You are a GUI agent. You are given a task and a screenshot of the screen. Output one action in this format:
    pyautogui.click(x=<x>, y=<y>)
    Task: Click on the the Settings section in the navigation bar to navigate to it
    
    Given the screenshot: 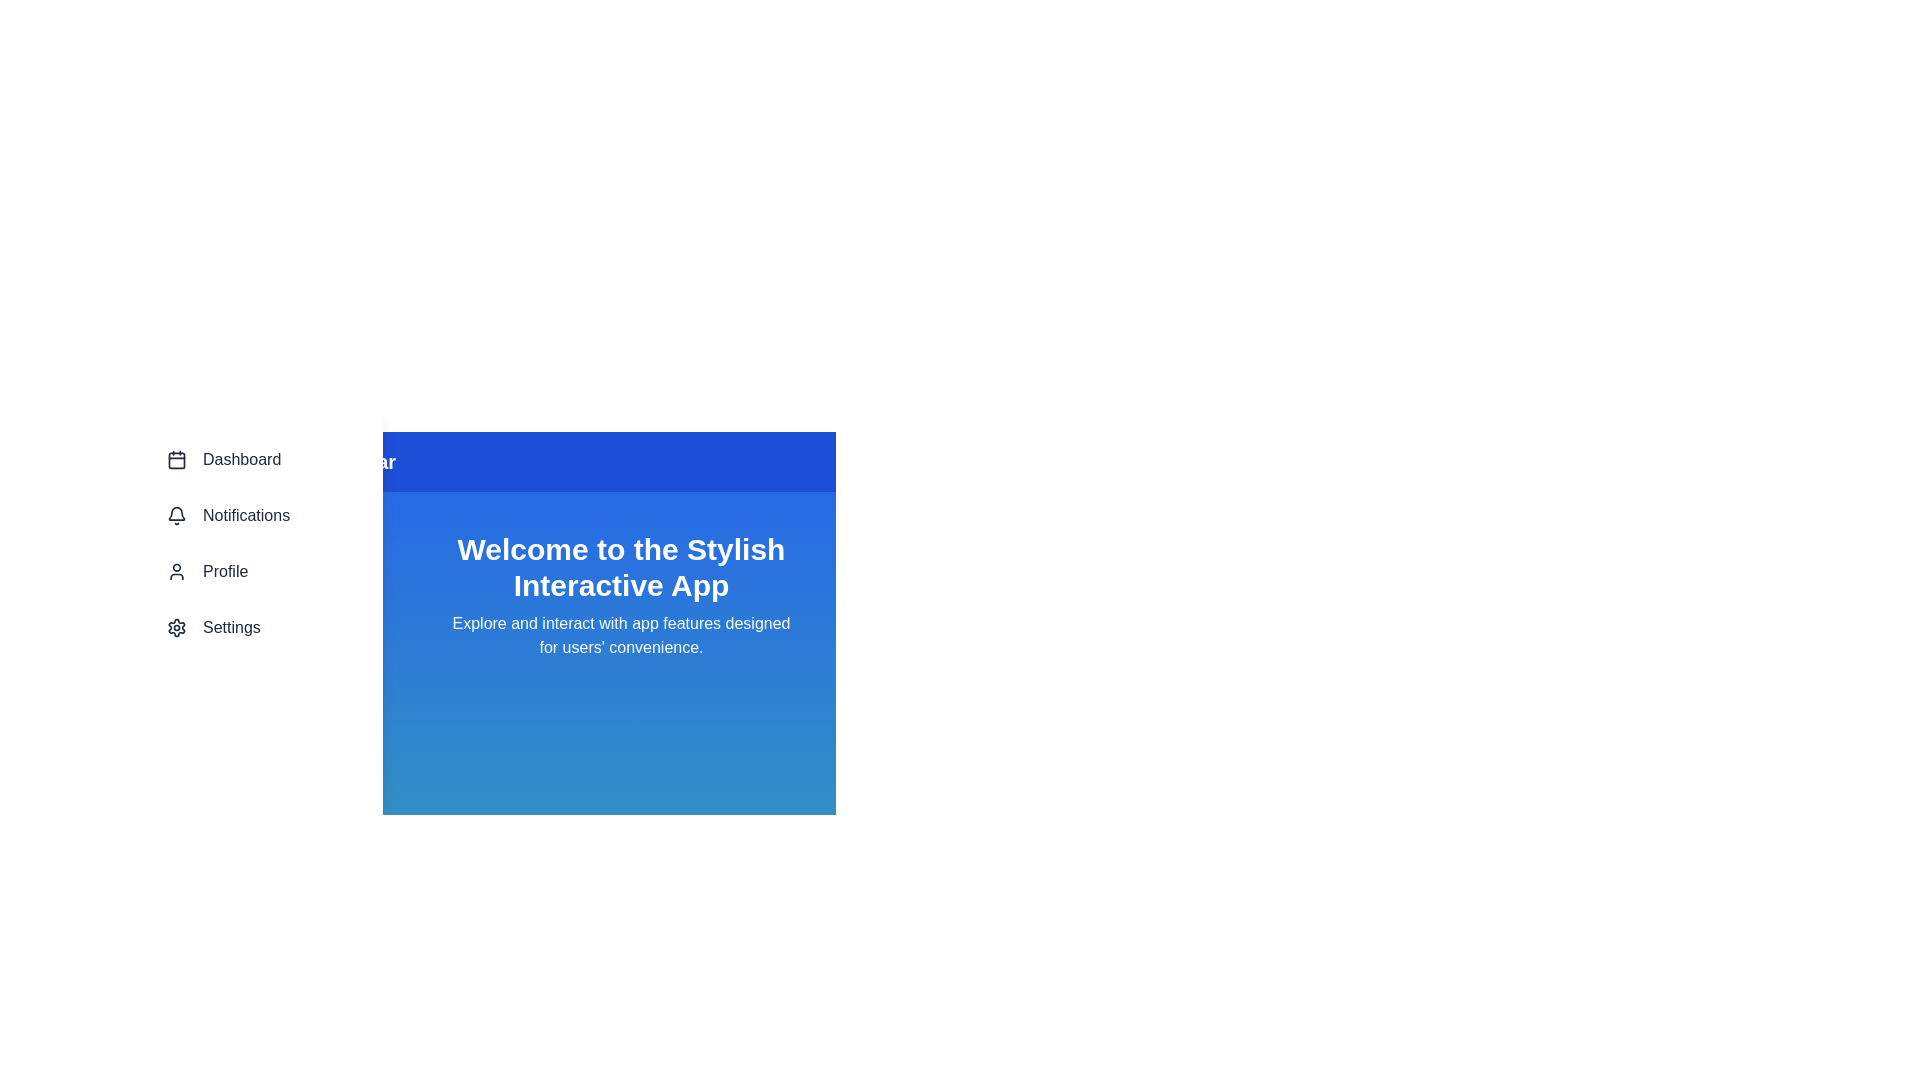 What is the action you would take?
    pyautogui.click(x=253, y=627)
    